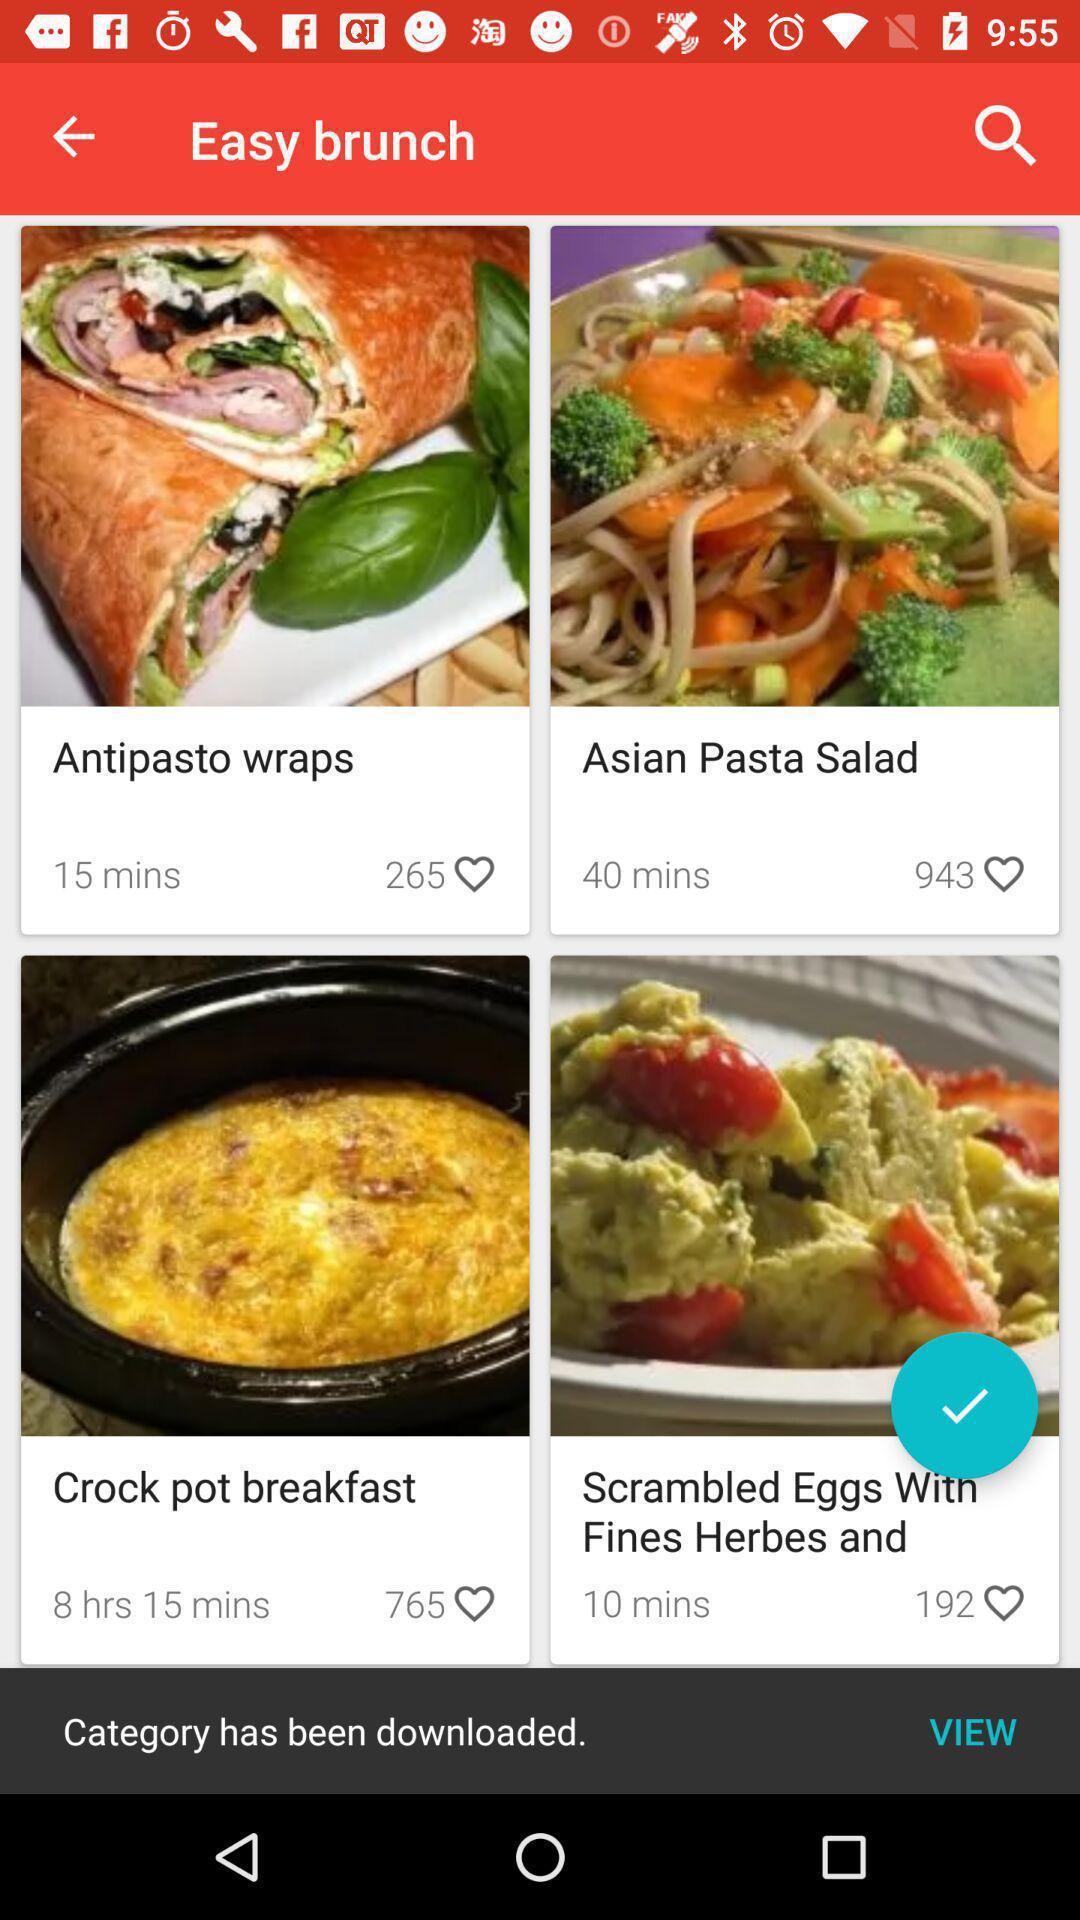  What do you see at coordinates (963, 1404) in the screenshot?
I see `select option` at bounding box center [963, 1404].